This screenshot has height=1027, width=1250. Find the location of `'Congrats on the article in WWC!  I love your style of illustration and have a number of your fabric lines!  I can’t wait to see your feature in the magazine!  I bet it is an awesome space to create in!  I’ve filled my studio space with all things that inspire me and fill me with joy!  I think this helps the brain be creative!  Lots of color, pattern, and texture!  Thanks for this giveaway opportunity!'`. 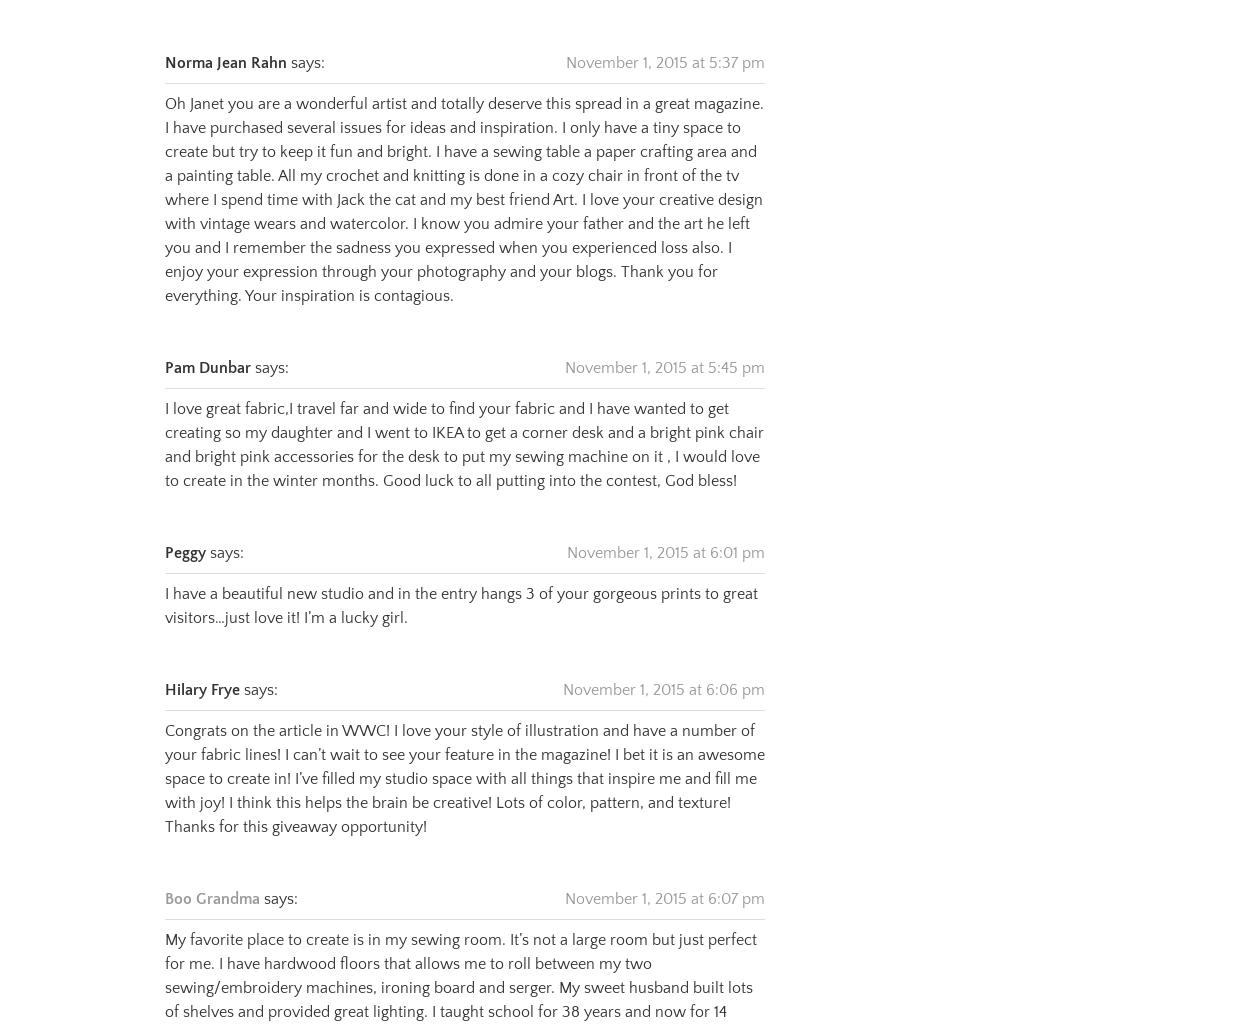

'Congrats on the article in WWC!  I love your style of illustration and have a number of your fabric lines!  I can’t wait to see your feature in the magazine!  I bet it is an awesome space to create in!  I’ve filled my studio space with all things that inspire me and fill me with joy!  I think this helps the brain be creative!  Lots of color, pattern, and texture!  Thanks for this giveaway opportunity!' is located at coordinates (464, 753).